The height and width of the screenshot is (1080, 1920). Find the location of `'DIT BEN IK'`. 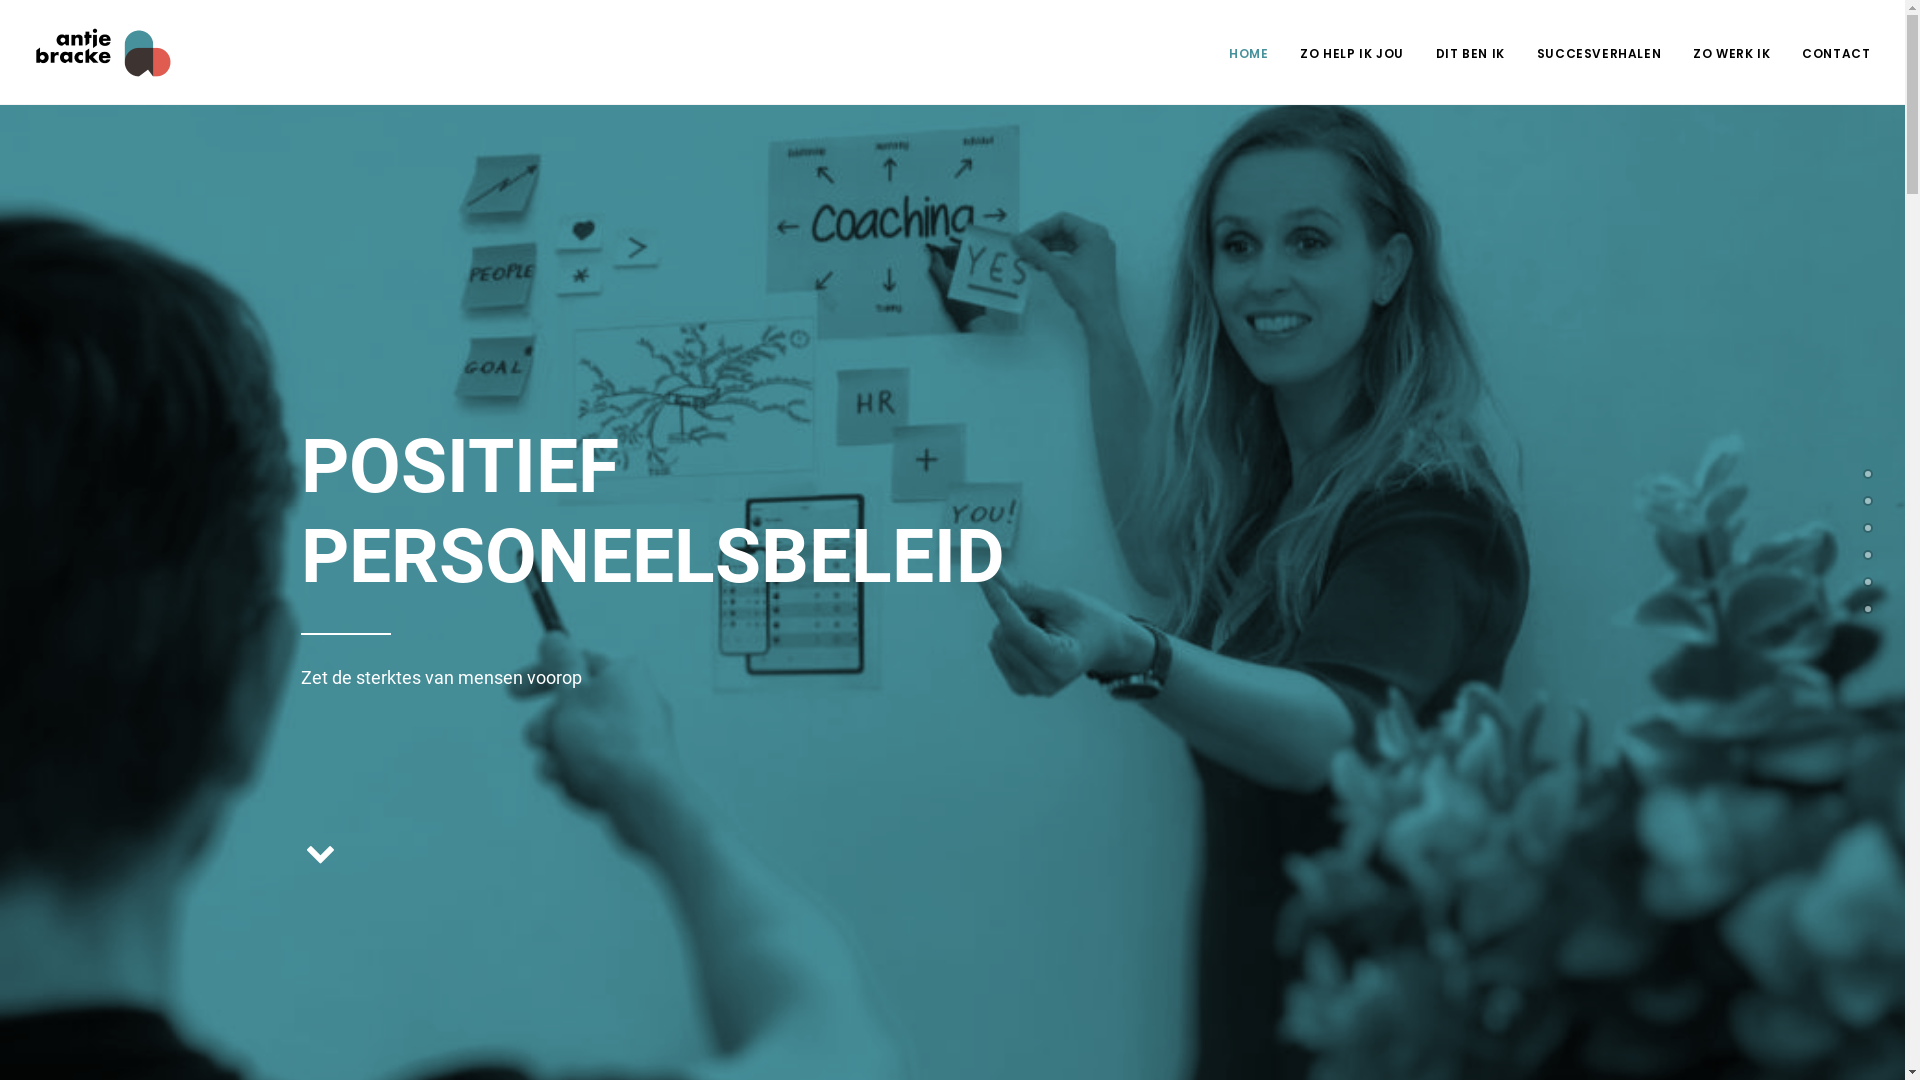

'DIT BEN IK' is located at coordinates (1420, 50).